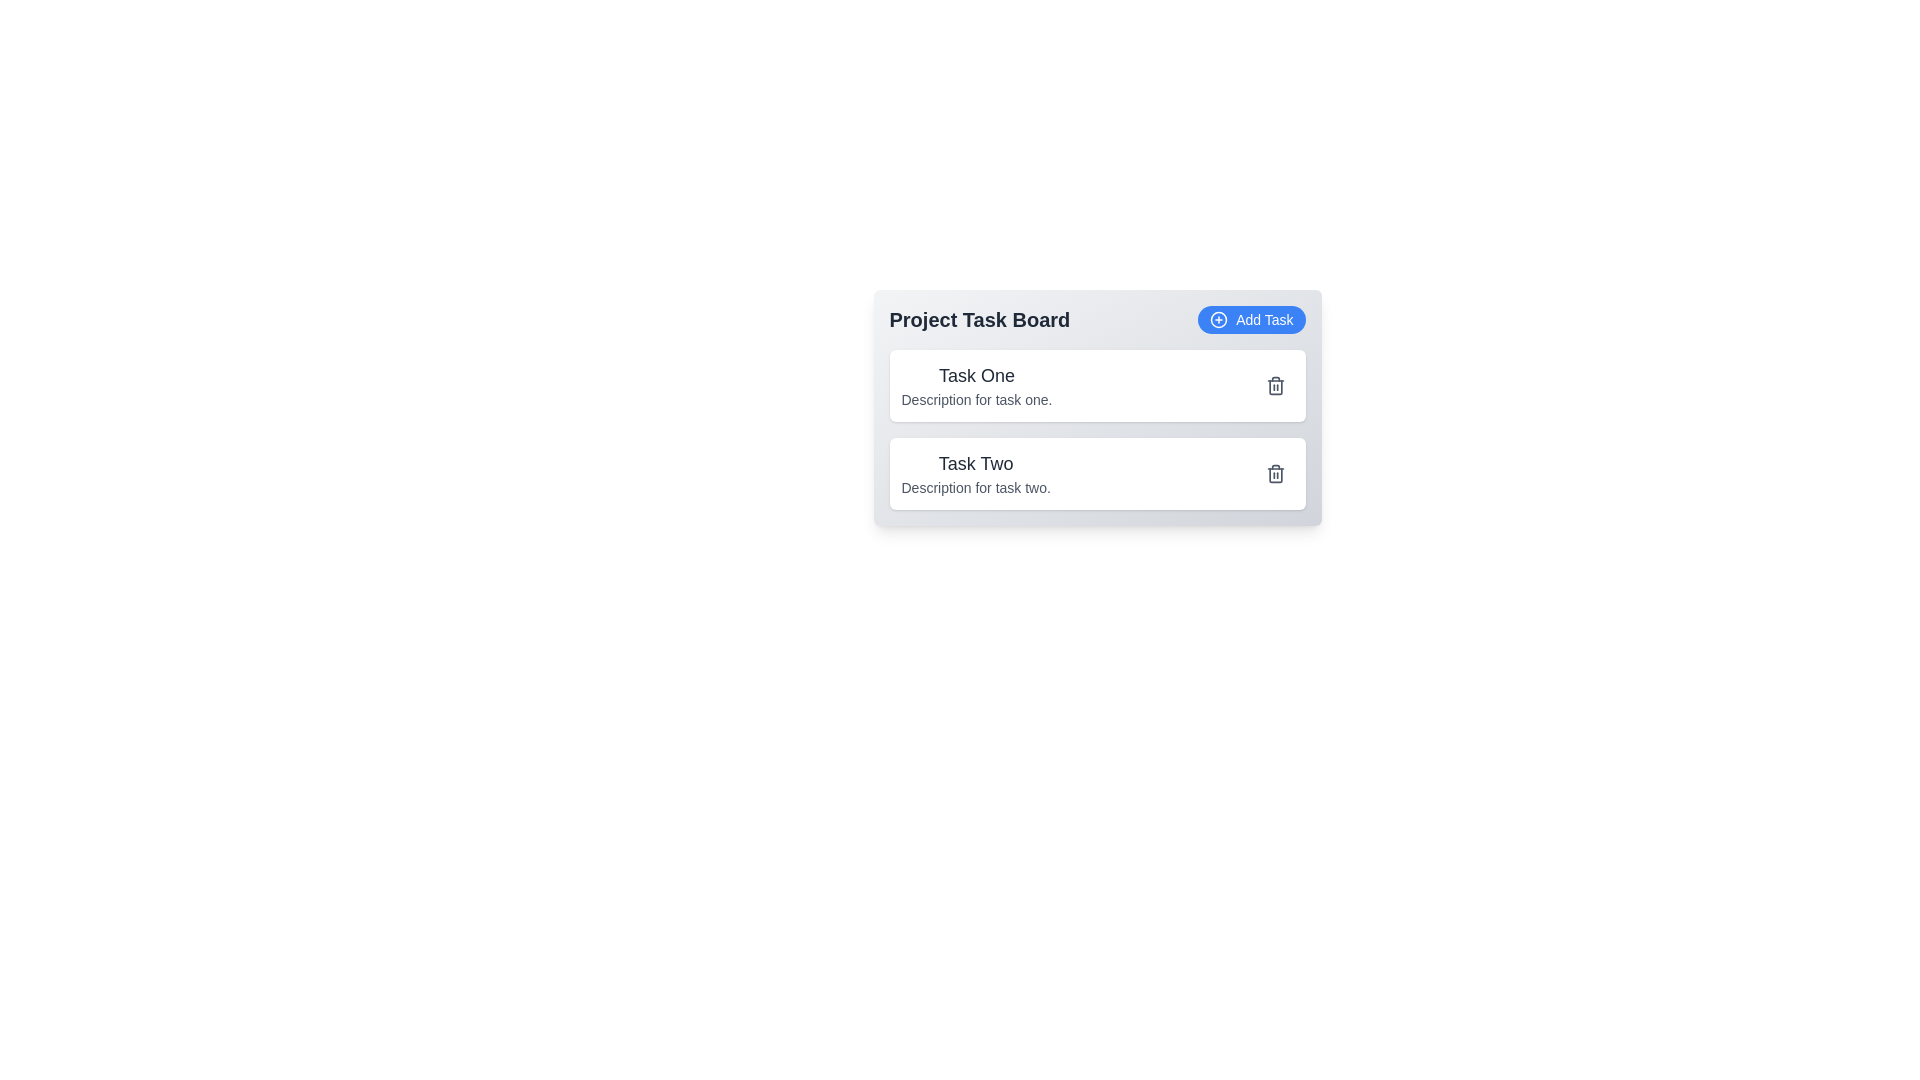 The height and width of the screenshot is (1080, 1920). What do you see at coordinates (976, 474) in the screenshot?
I see `the text label displaying the task title 'Task Two' and its description 'Description for task two.' in the 'Project Task Board' interface` at bounding box center [976, 474].